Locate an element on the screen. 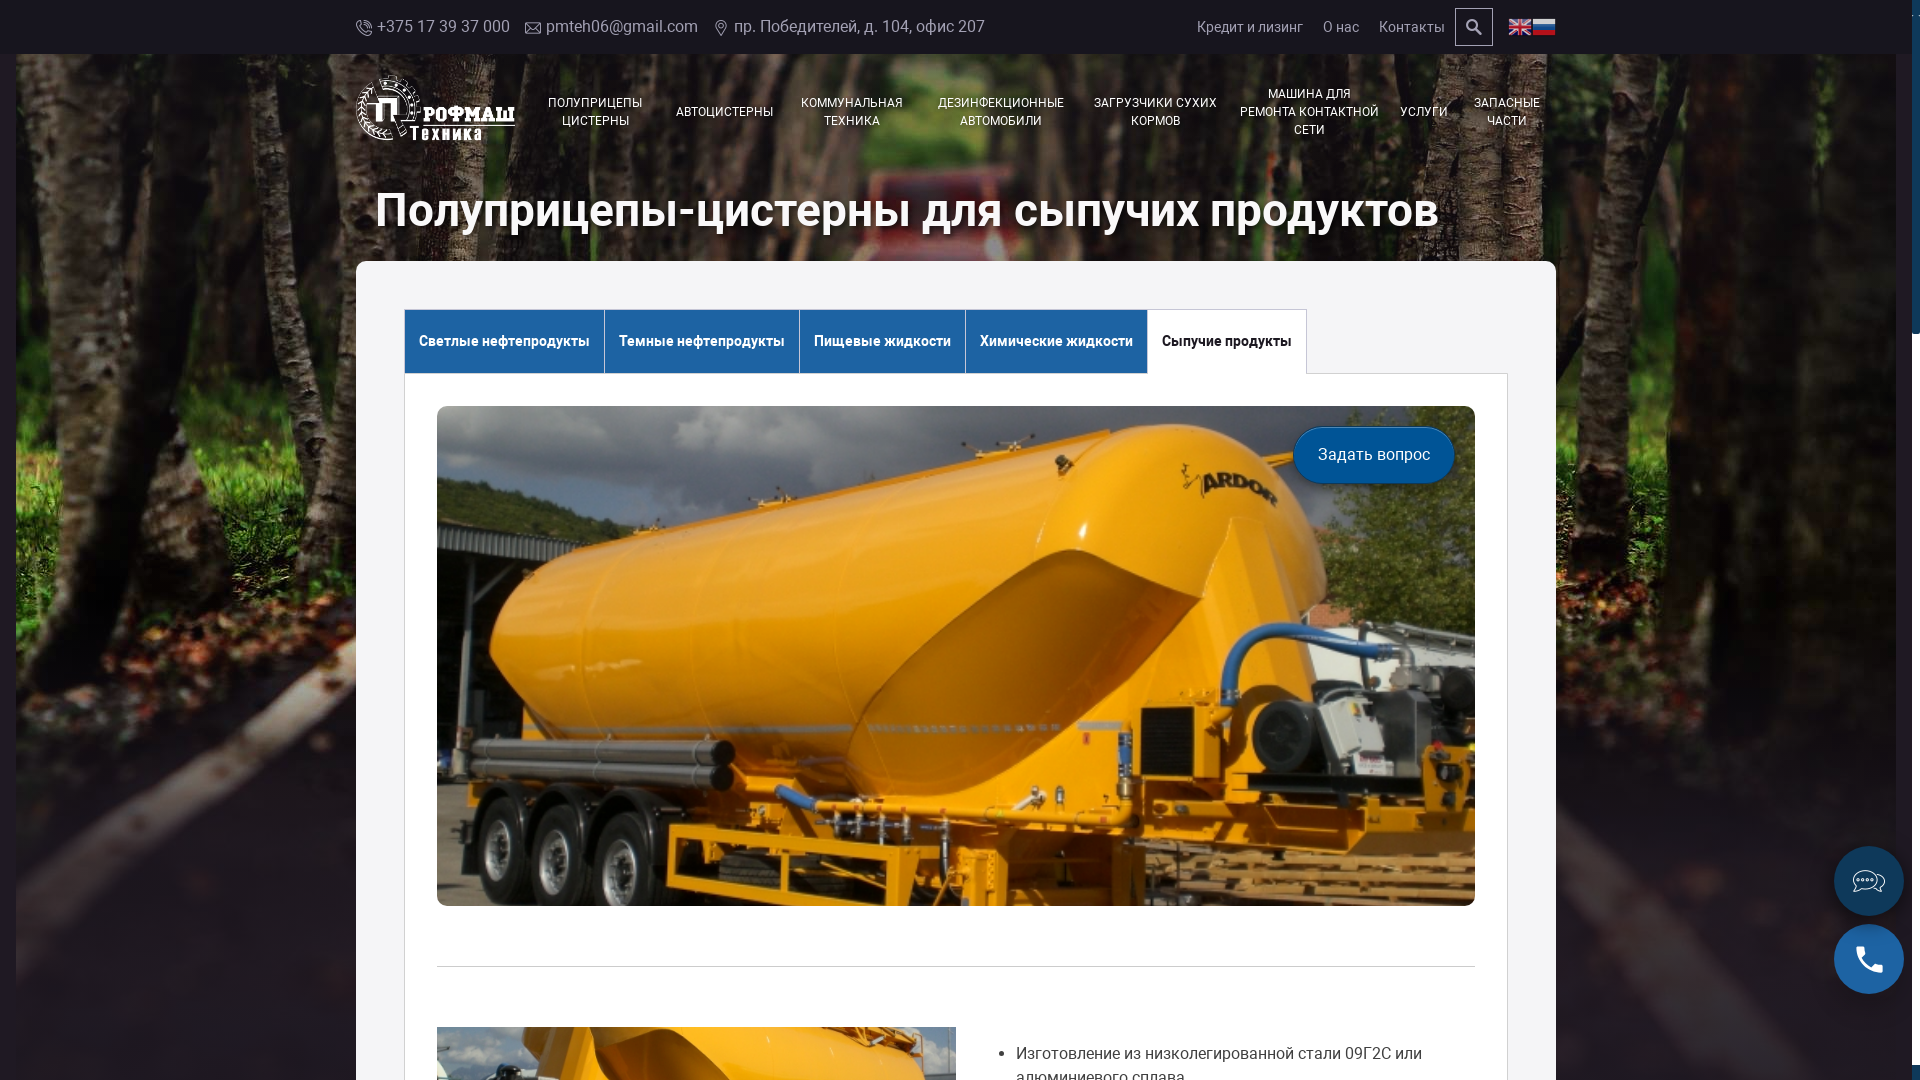 The width and height of the screenshot is (1920, 1080). 'Russian' is located at coordinates (1543, 26).